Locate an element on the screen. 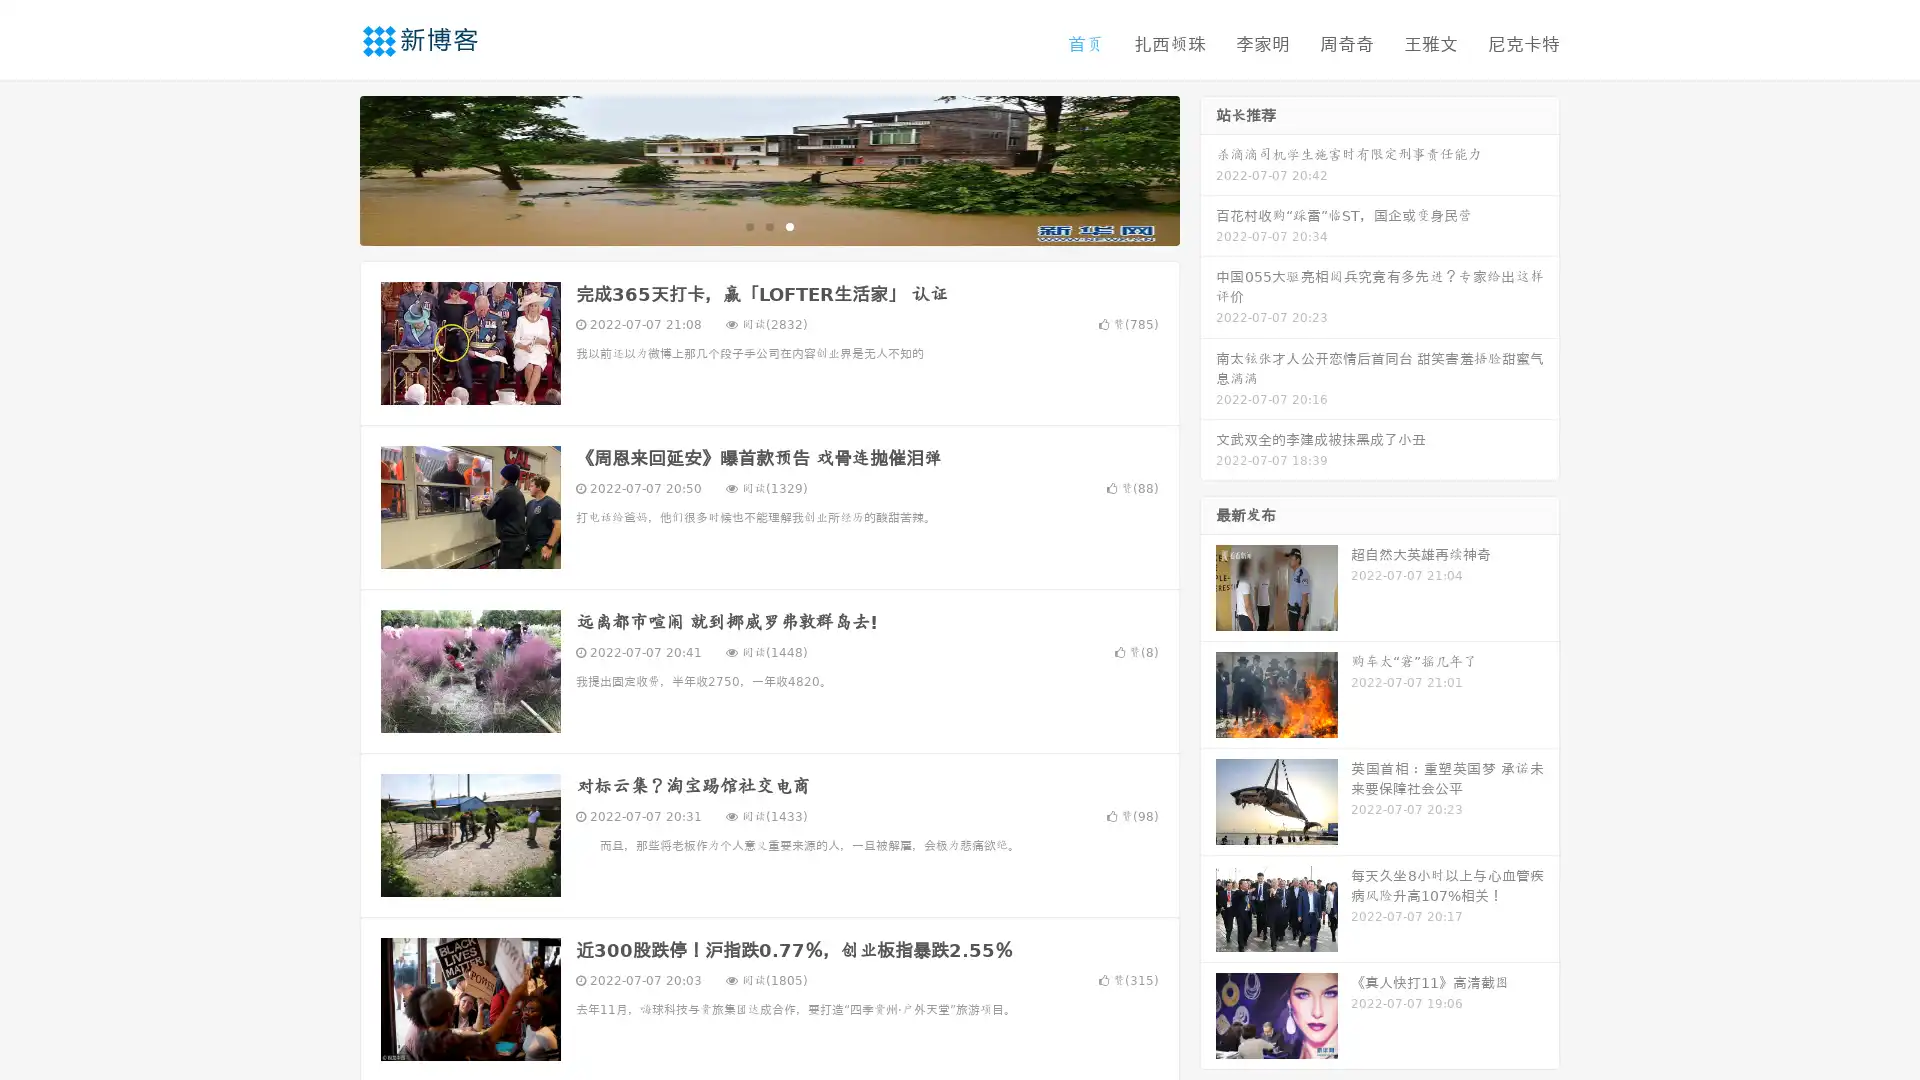 The width and height of the screenshot is (1920, 1080). Go to slide 3 is located at coordinates (789, 225).